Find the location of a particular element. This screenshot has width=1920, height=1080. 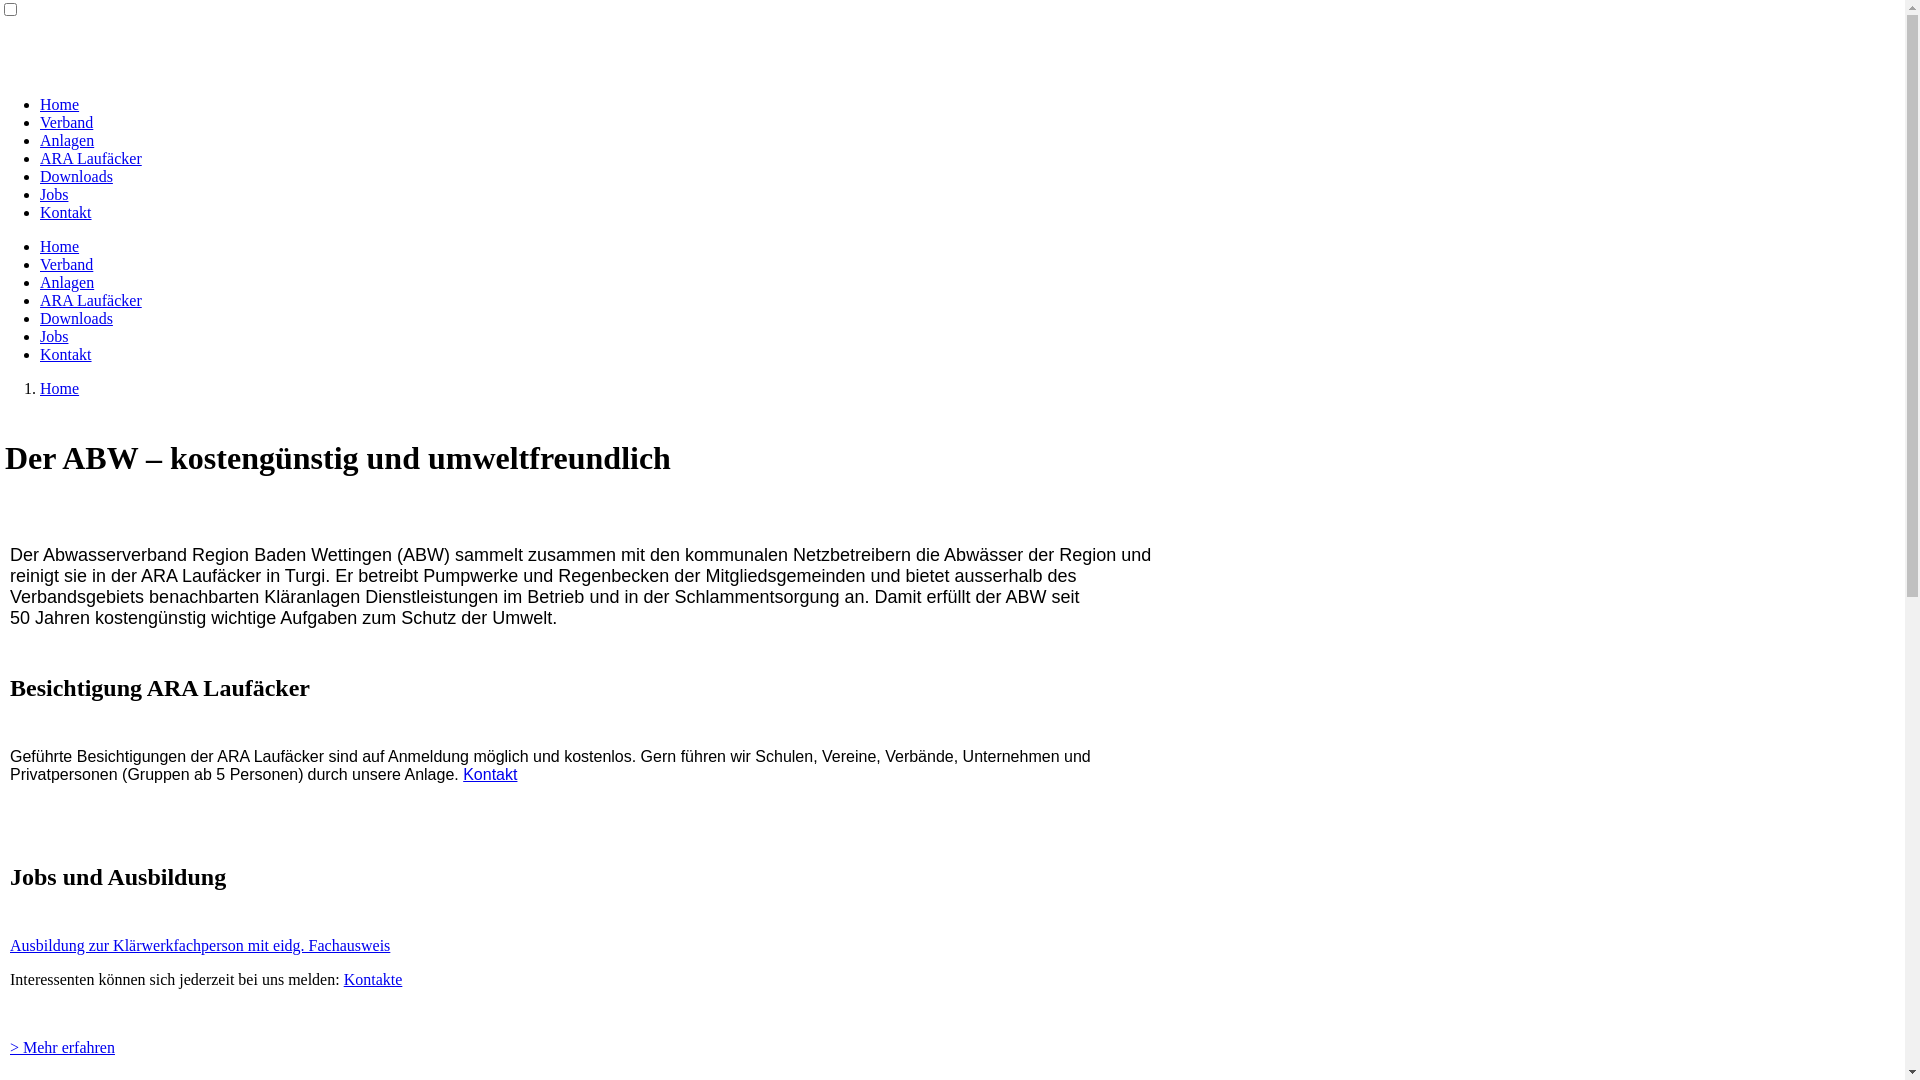

'Kontakte' is located at coordinates (373, 977).